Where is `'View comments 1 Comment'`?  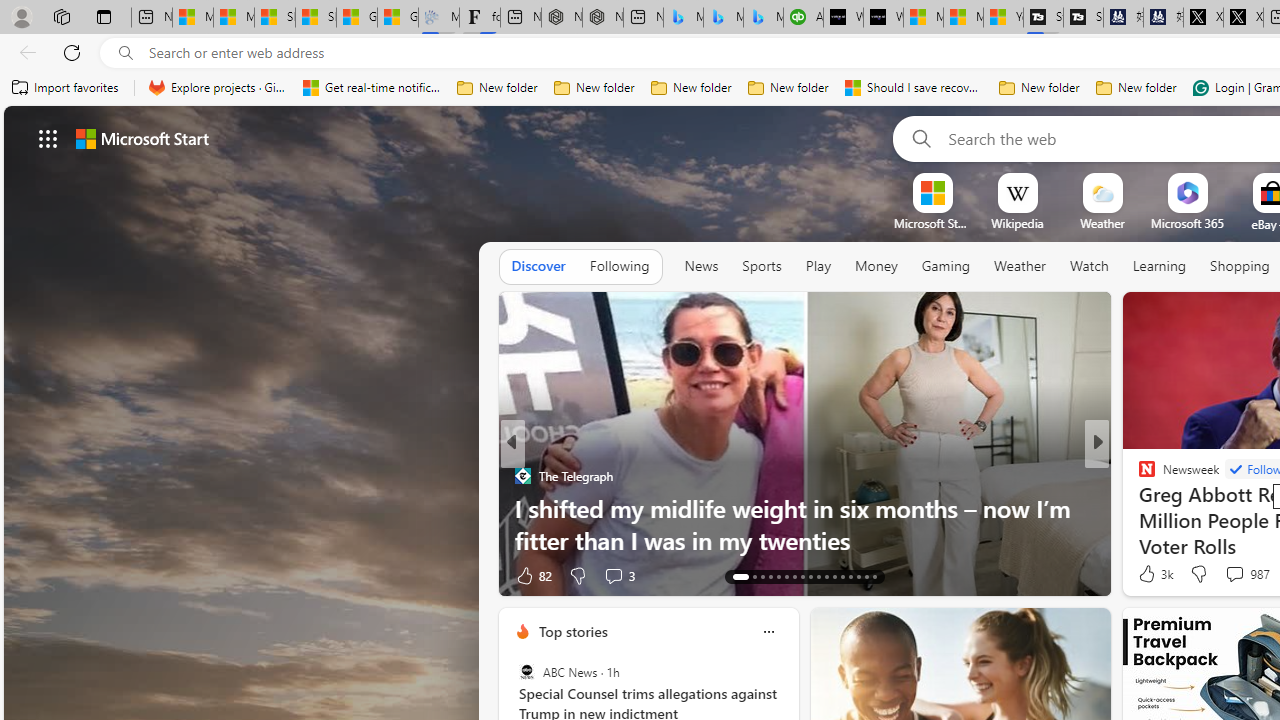 'View comments 1 Comment' is located at coordinates (1234, 575).